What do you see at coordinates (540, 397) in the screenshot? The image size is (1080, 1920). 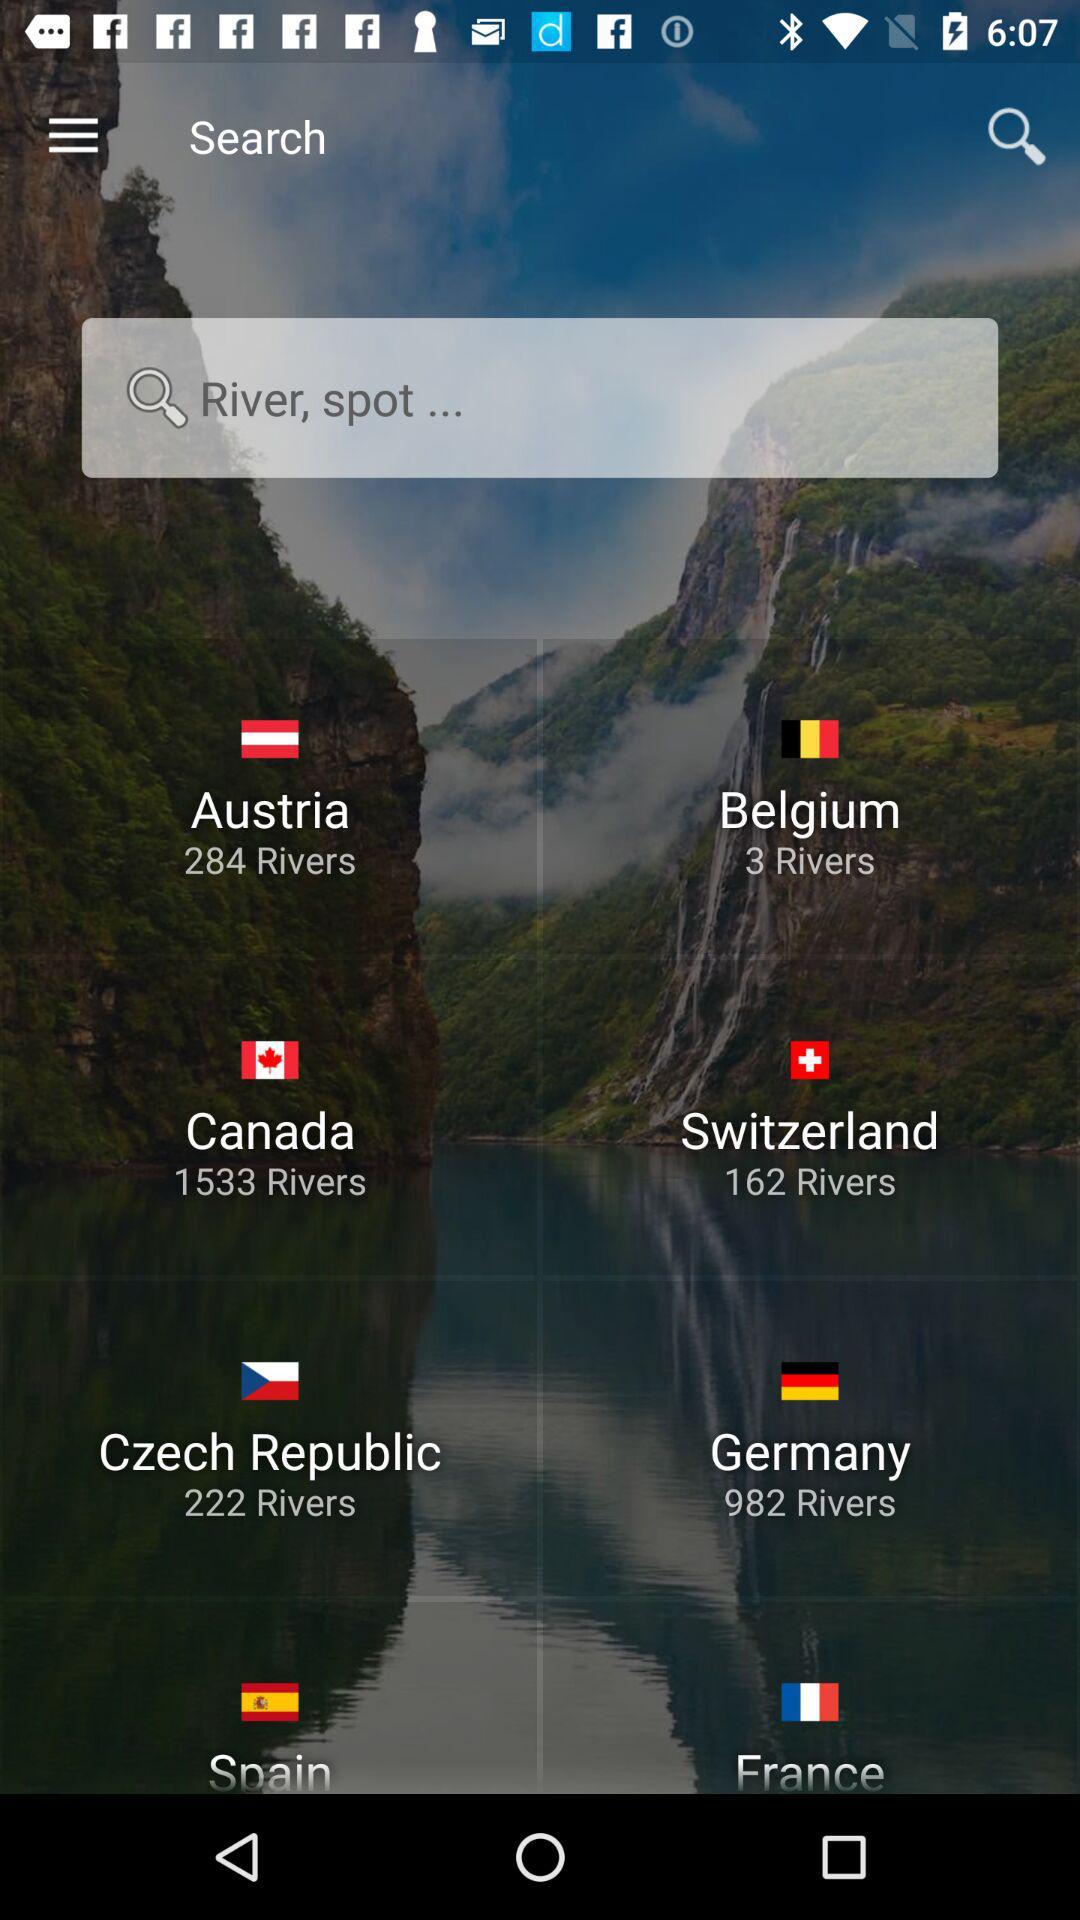 I see `search` at bounding box center [540, 397].